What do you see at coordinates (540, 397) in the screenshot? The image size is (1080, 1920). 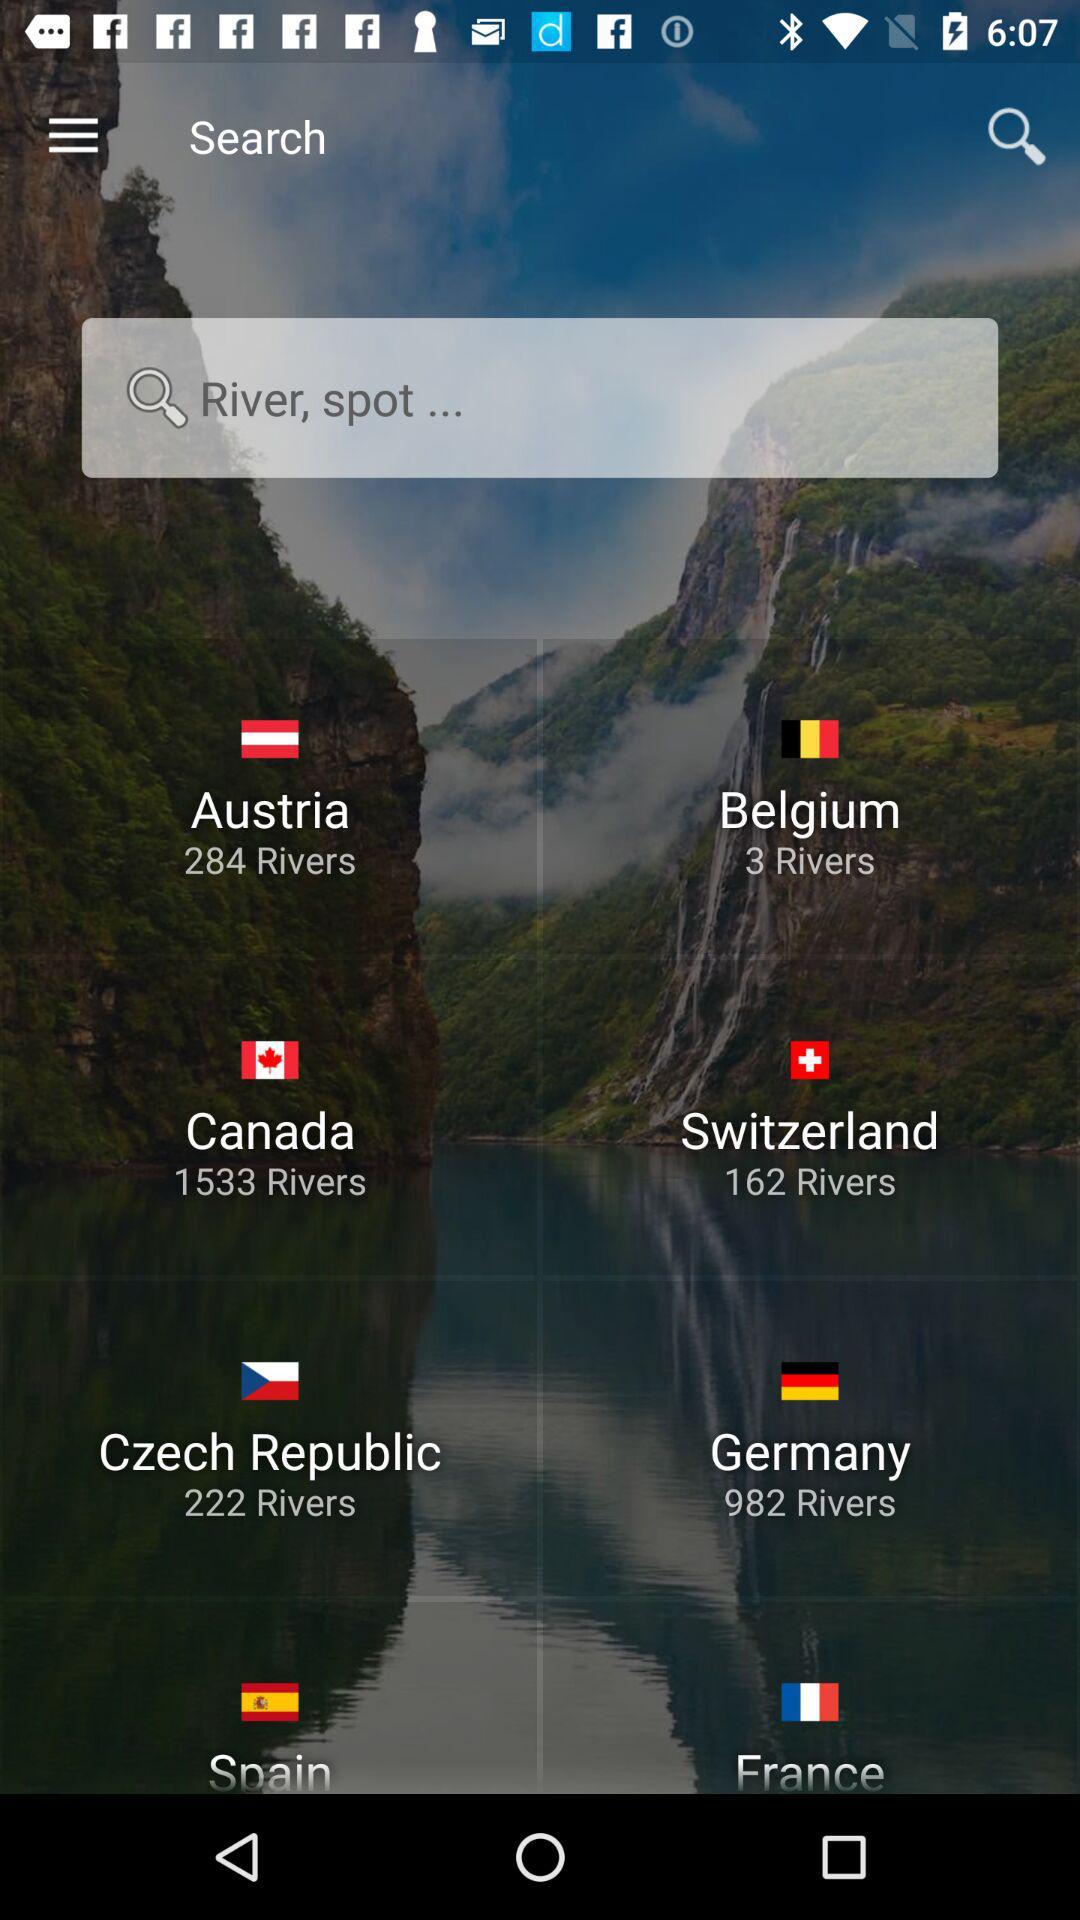 I see `search` at bounding box center [540, 397].